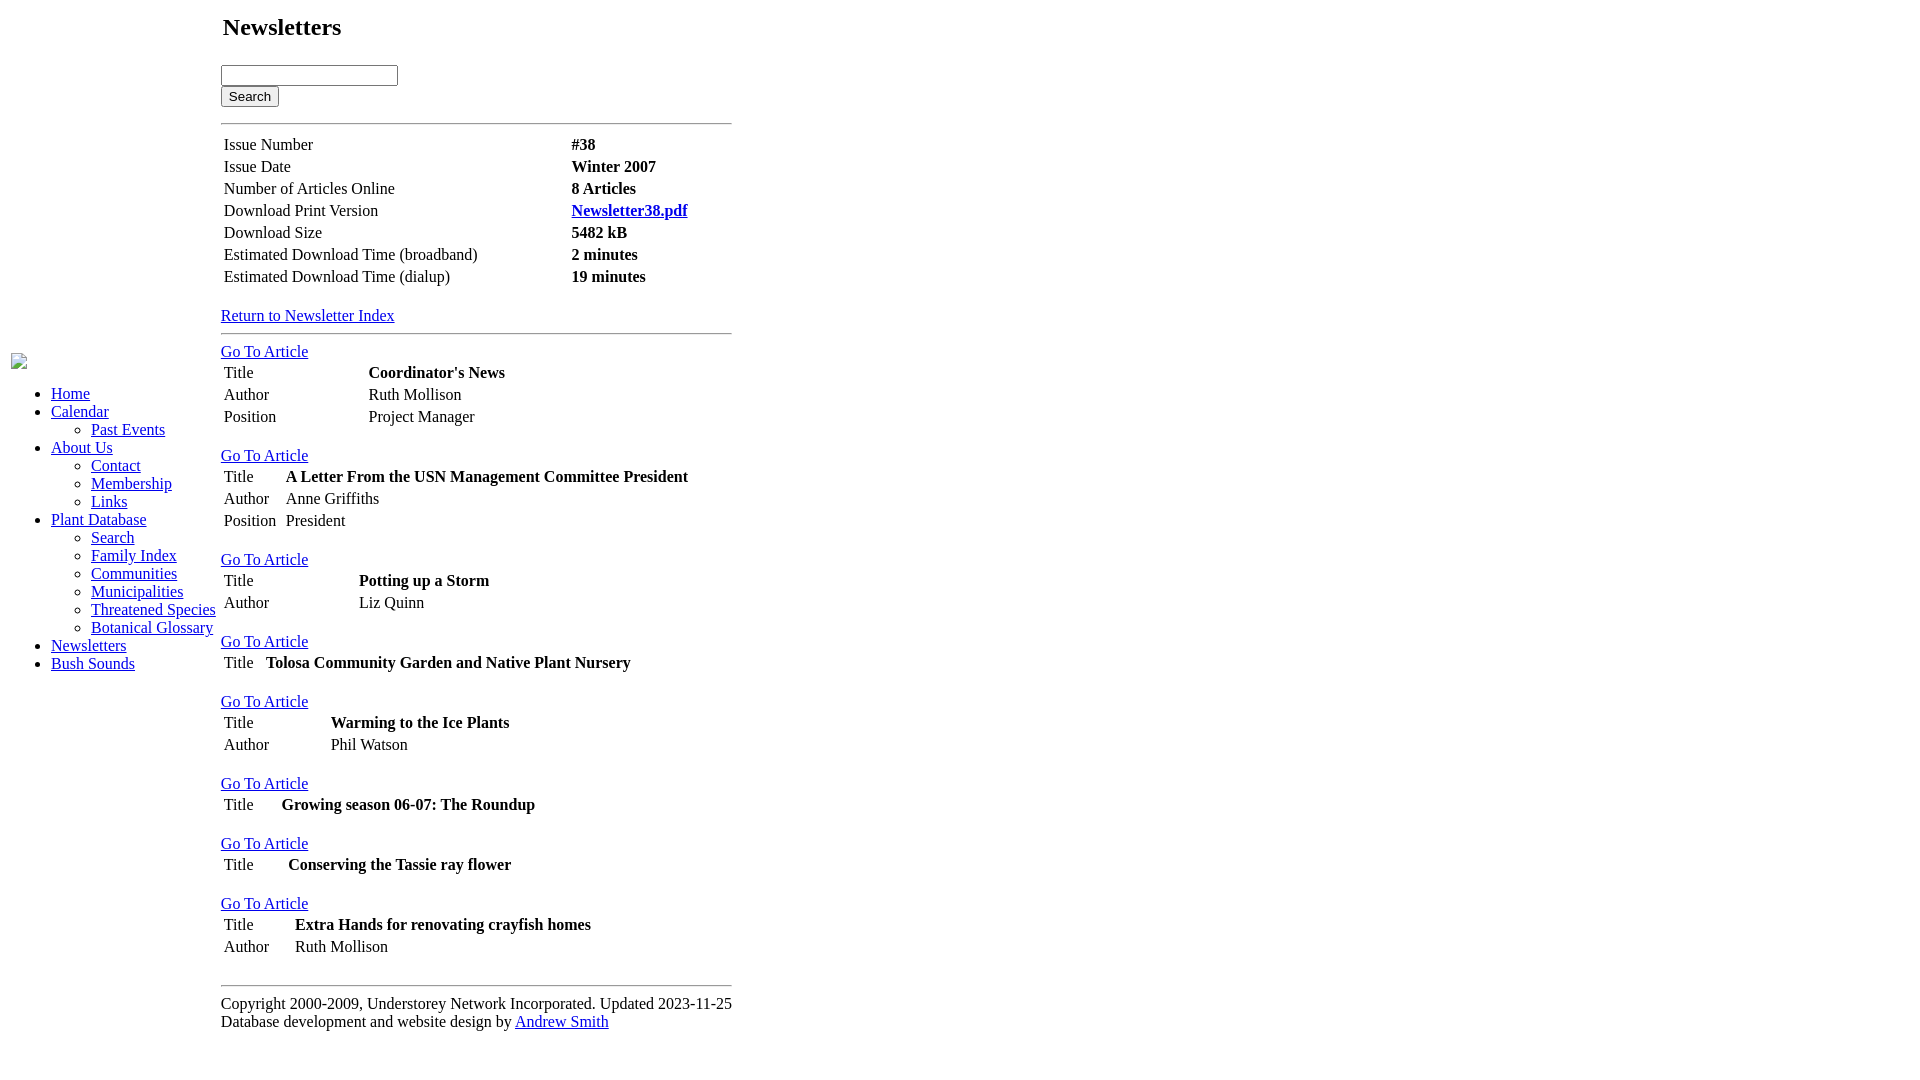 Image resolution: width=1920 pixels, height=1080 pixels. I want to click on 'Bush Sounds', so click(91, 663).